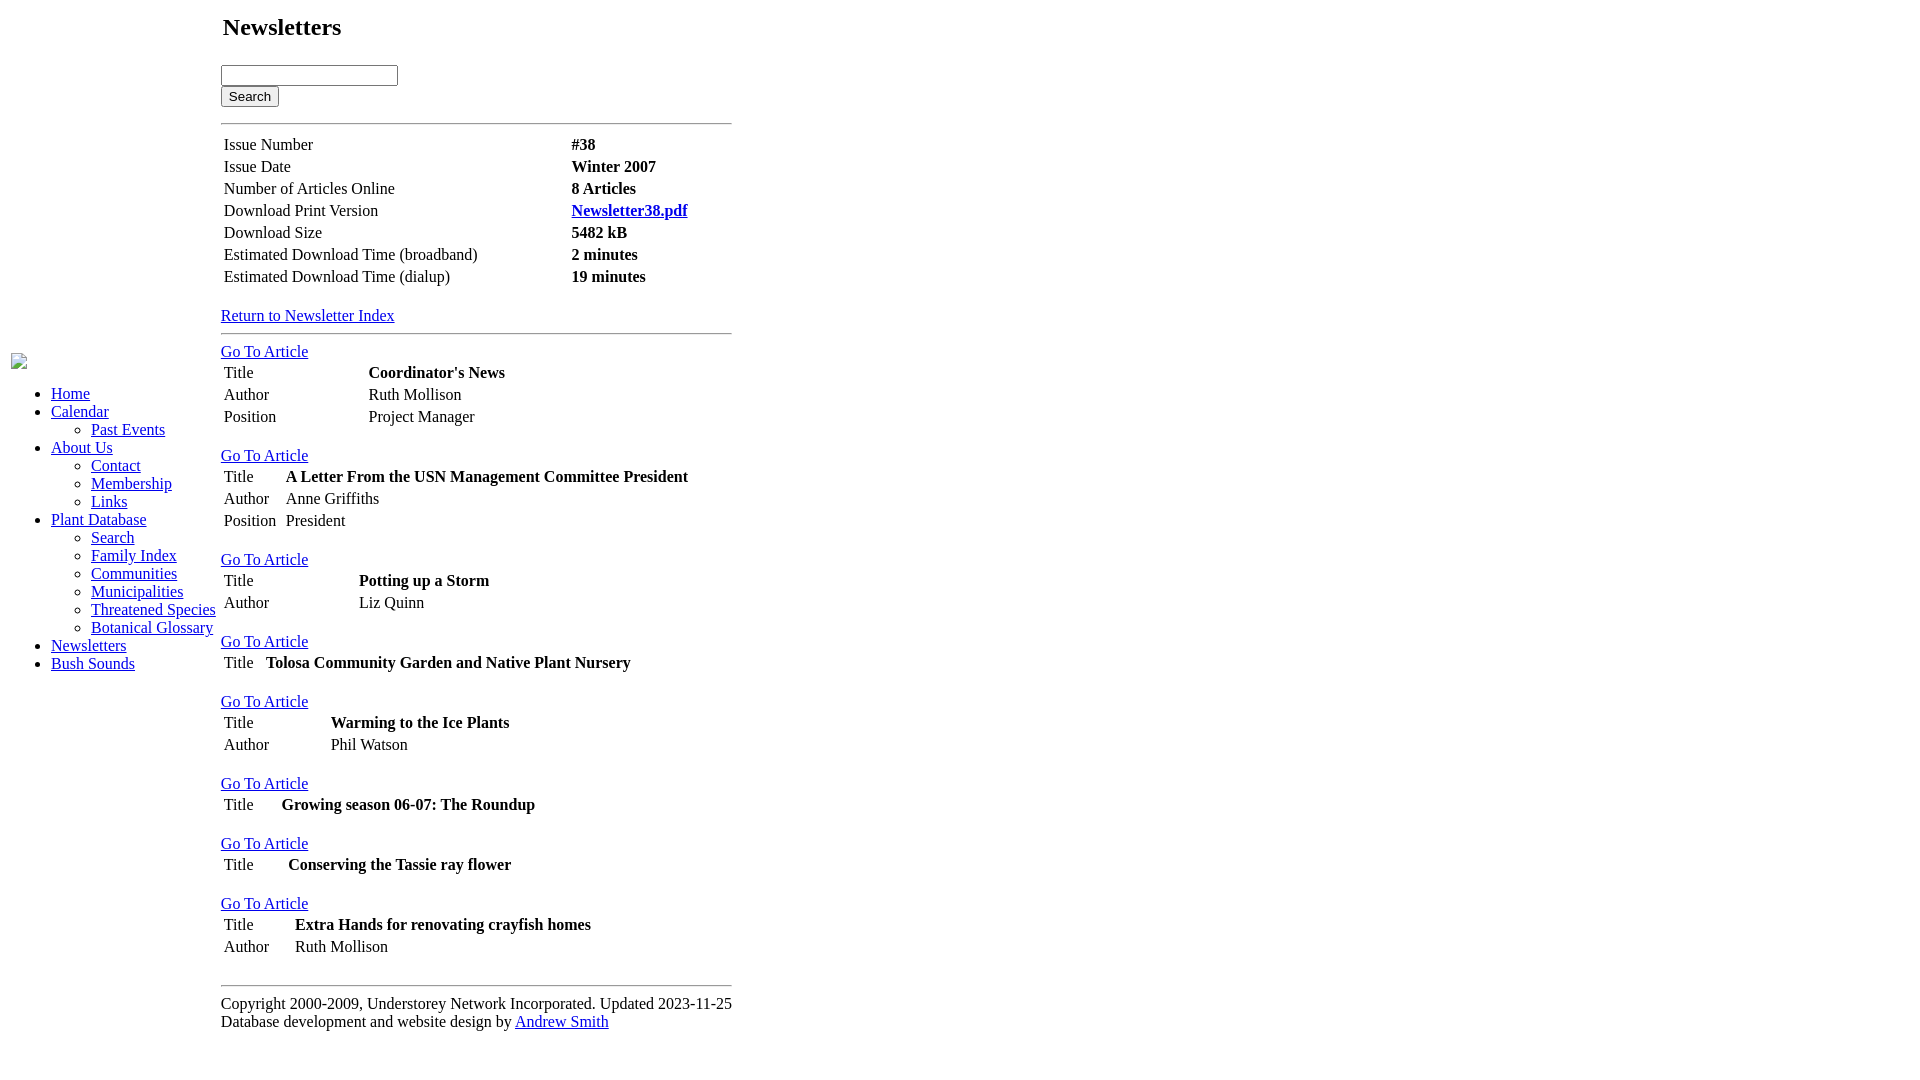 Image resolution: width=1920 pixels, height=1080 pixels. I want to click on 'Bush Sounds', so click(91, 663).